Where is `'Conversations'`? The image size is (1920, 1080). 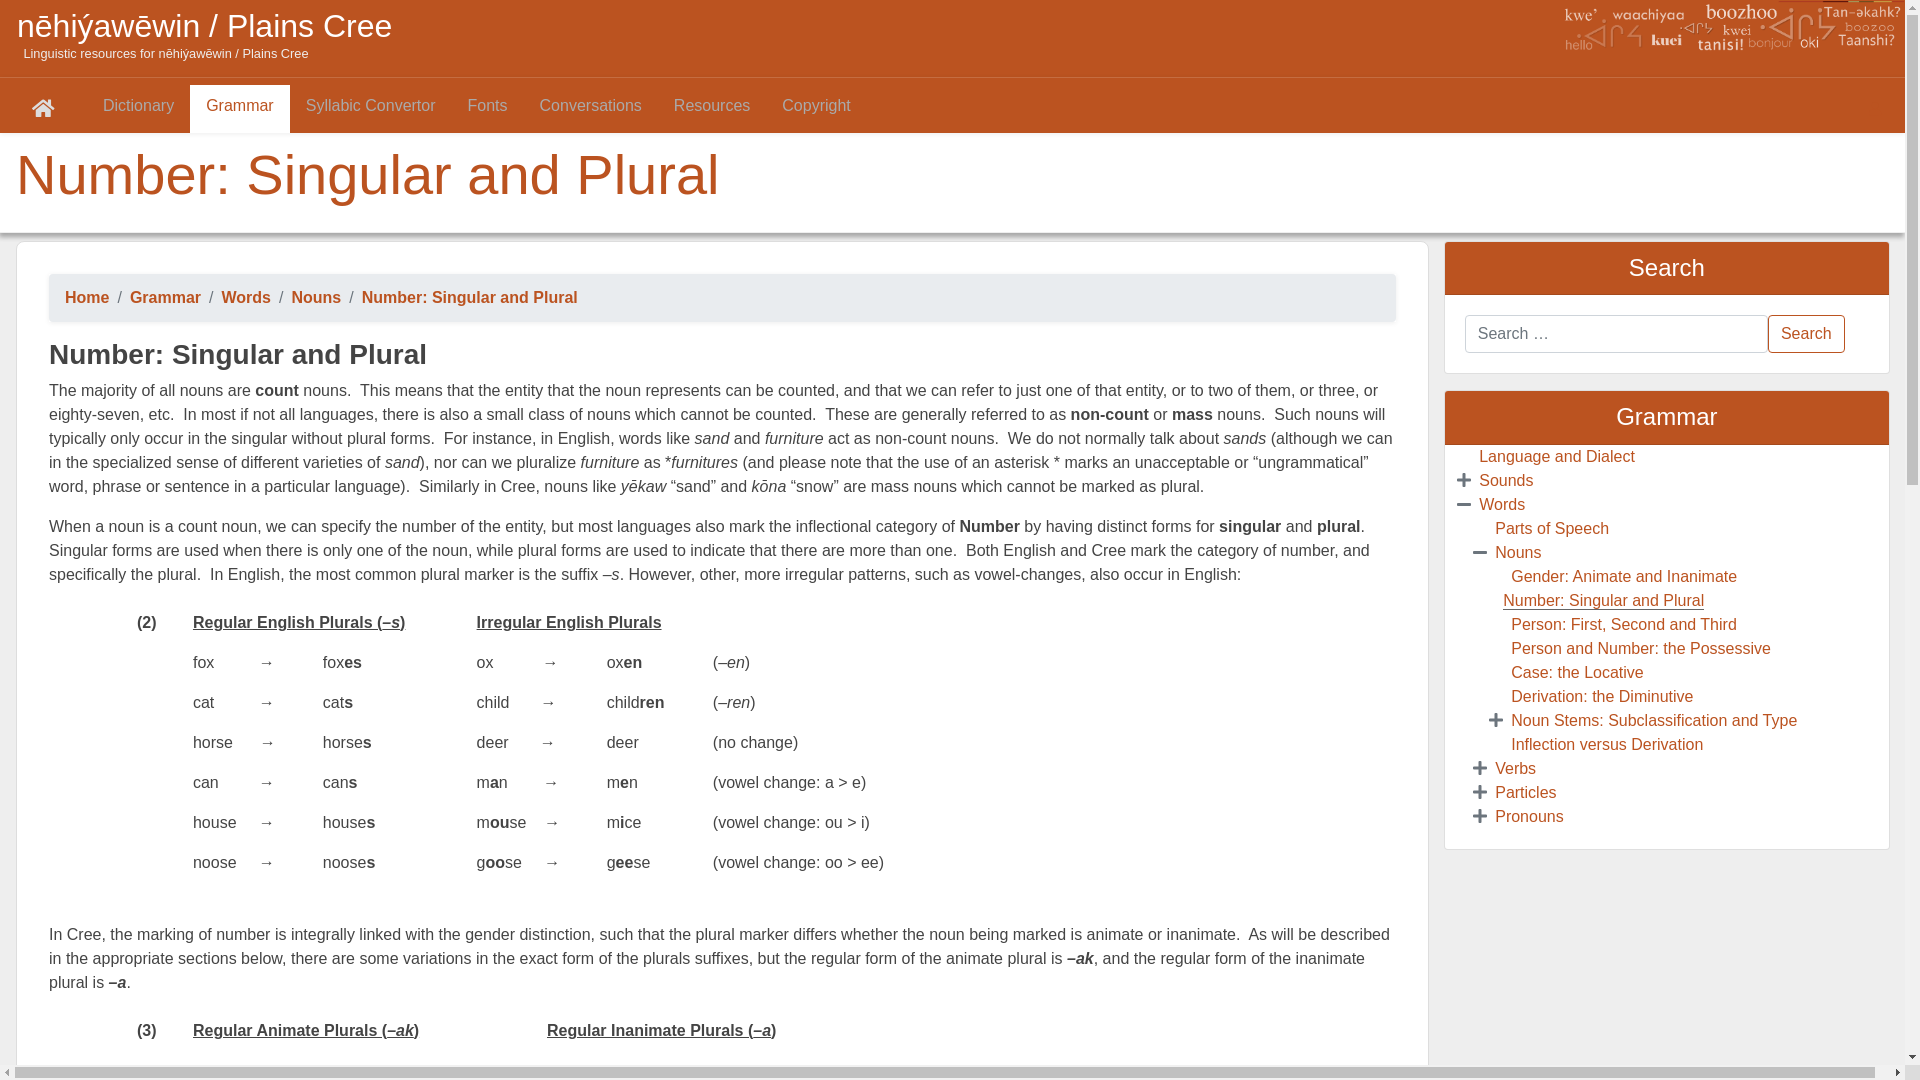 'Conversations' is located at coordinates (589, 108).